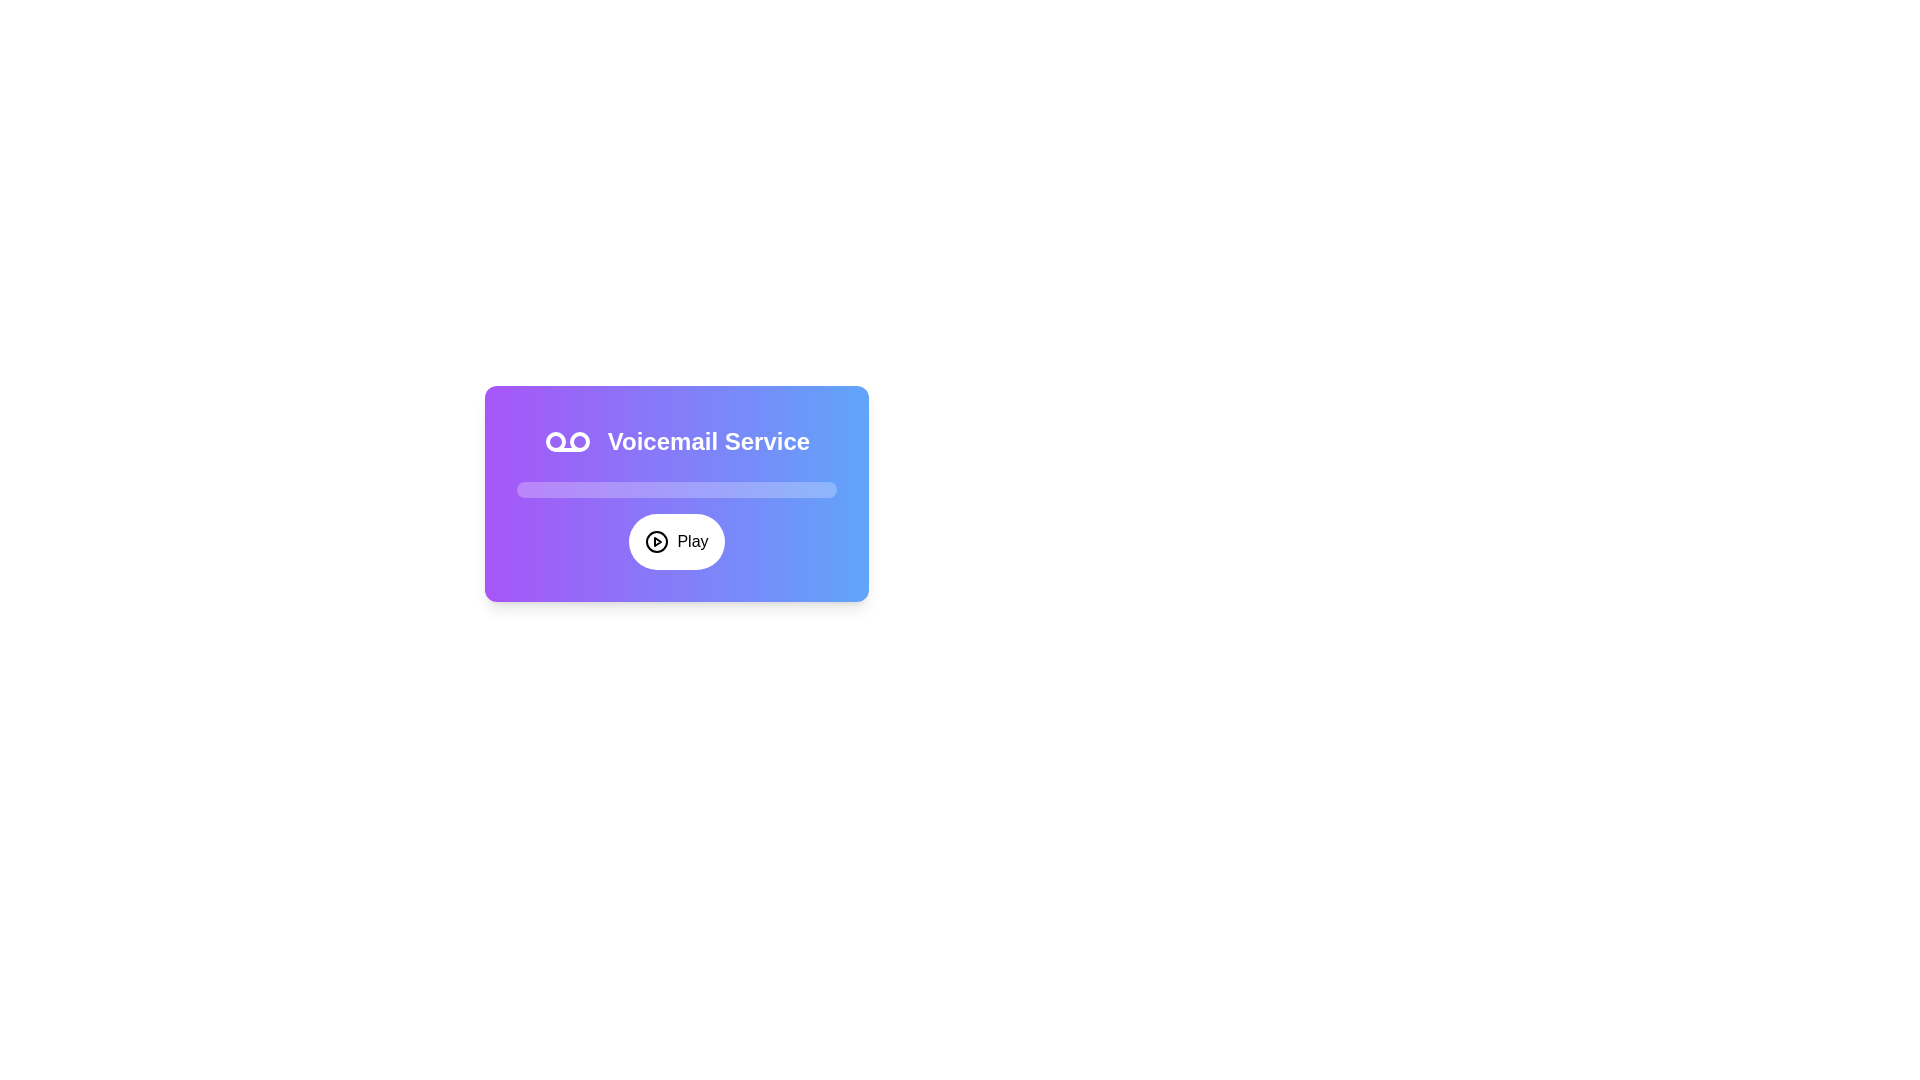  Describe the element at coordinates (676, 542) in the screenshot. I see `the circular 'Play' button with a white background and a green text` at that location.